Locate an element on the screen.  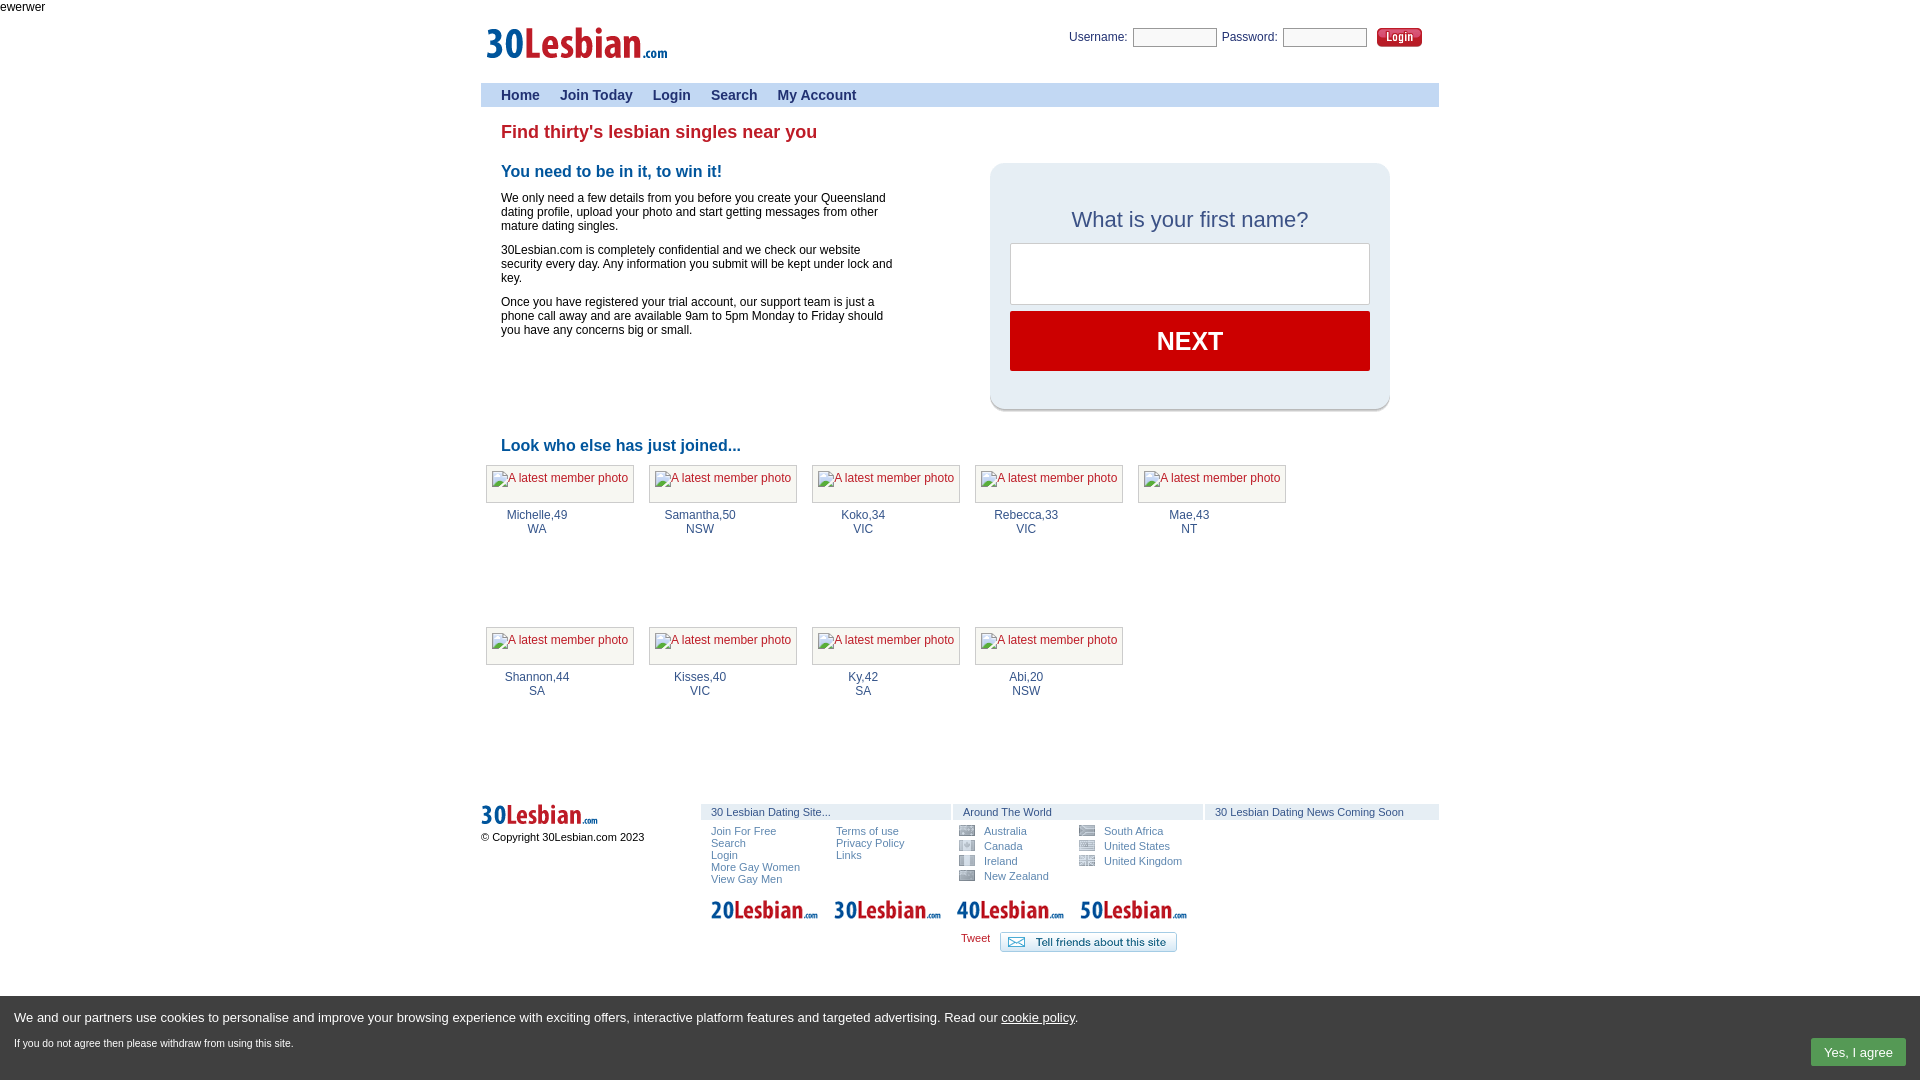
'Ky, 42 from Adelaide, SA' is located at coordinates (885, 645).